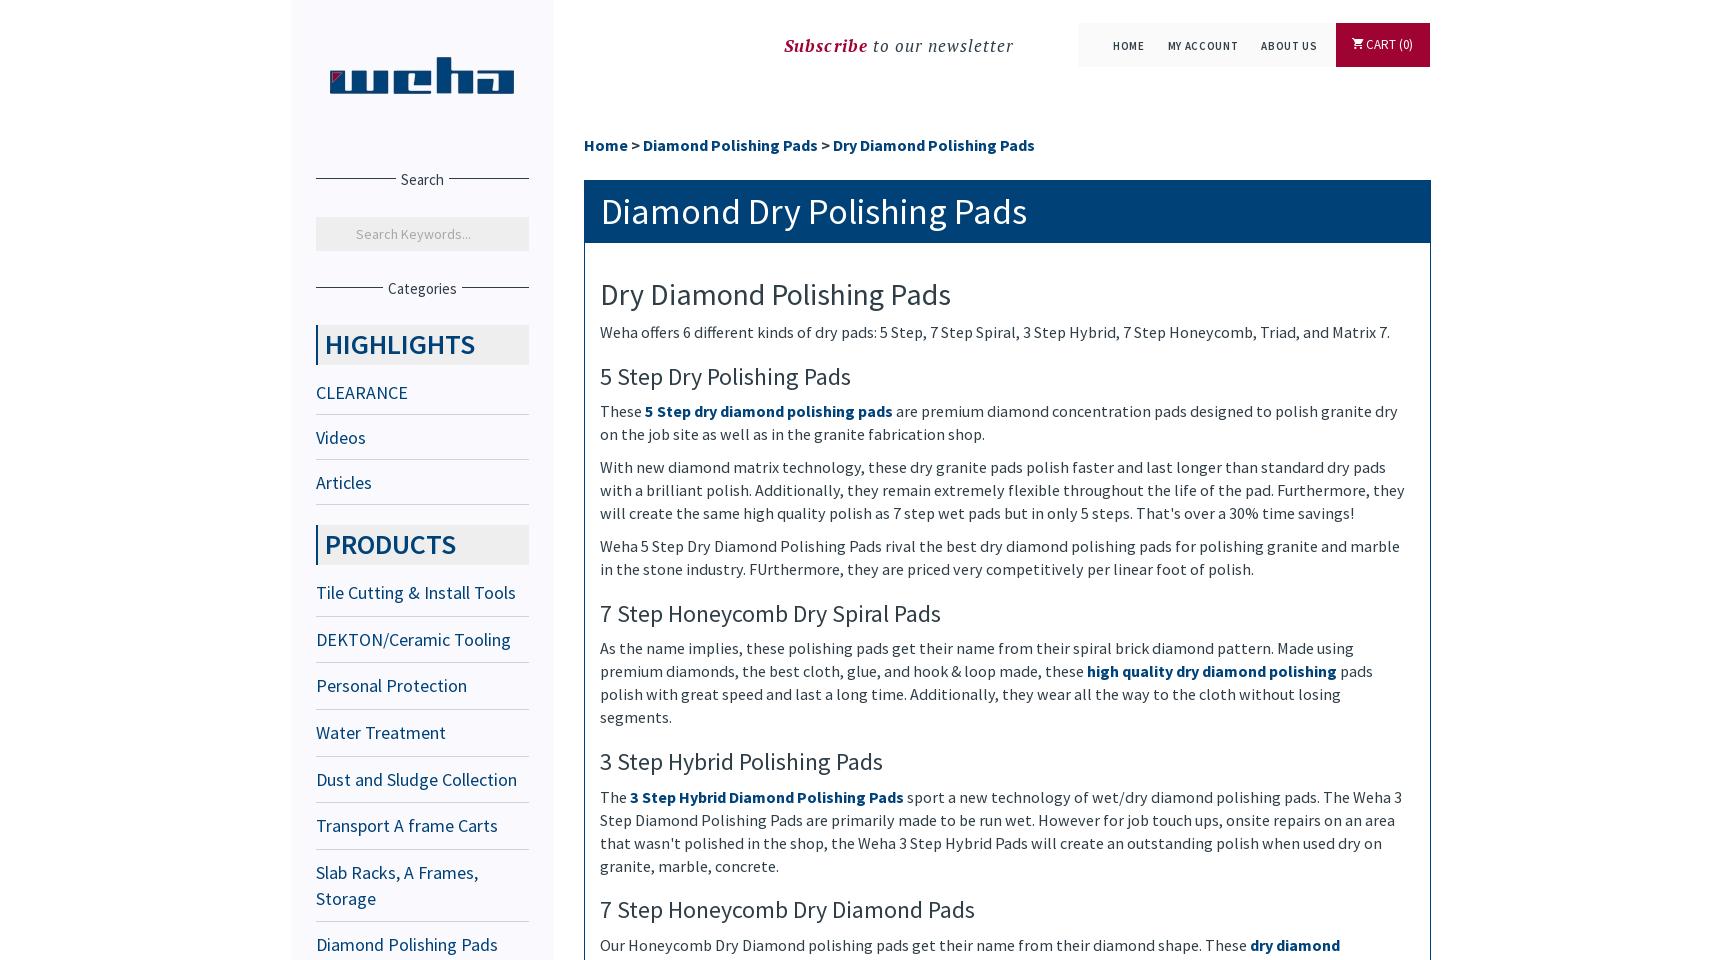  I want to click on 'Personal Protection', so click(391, 685).